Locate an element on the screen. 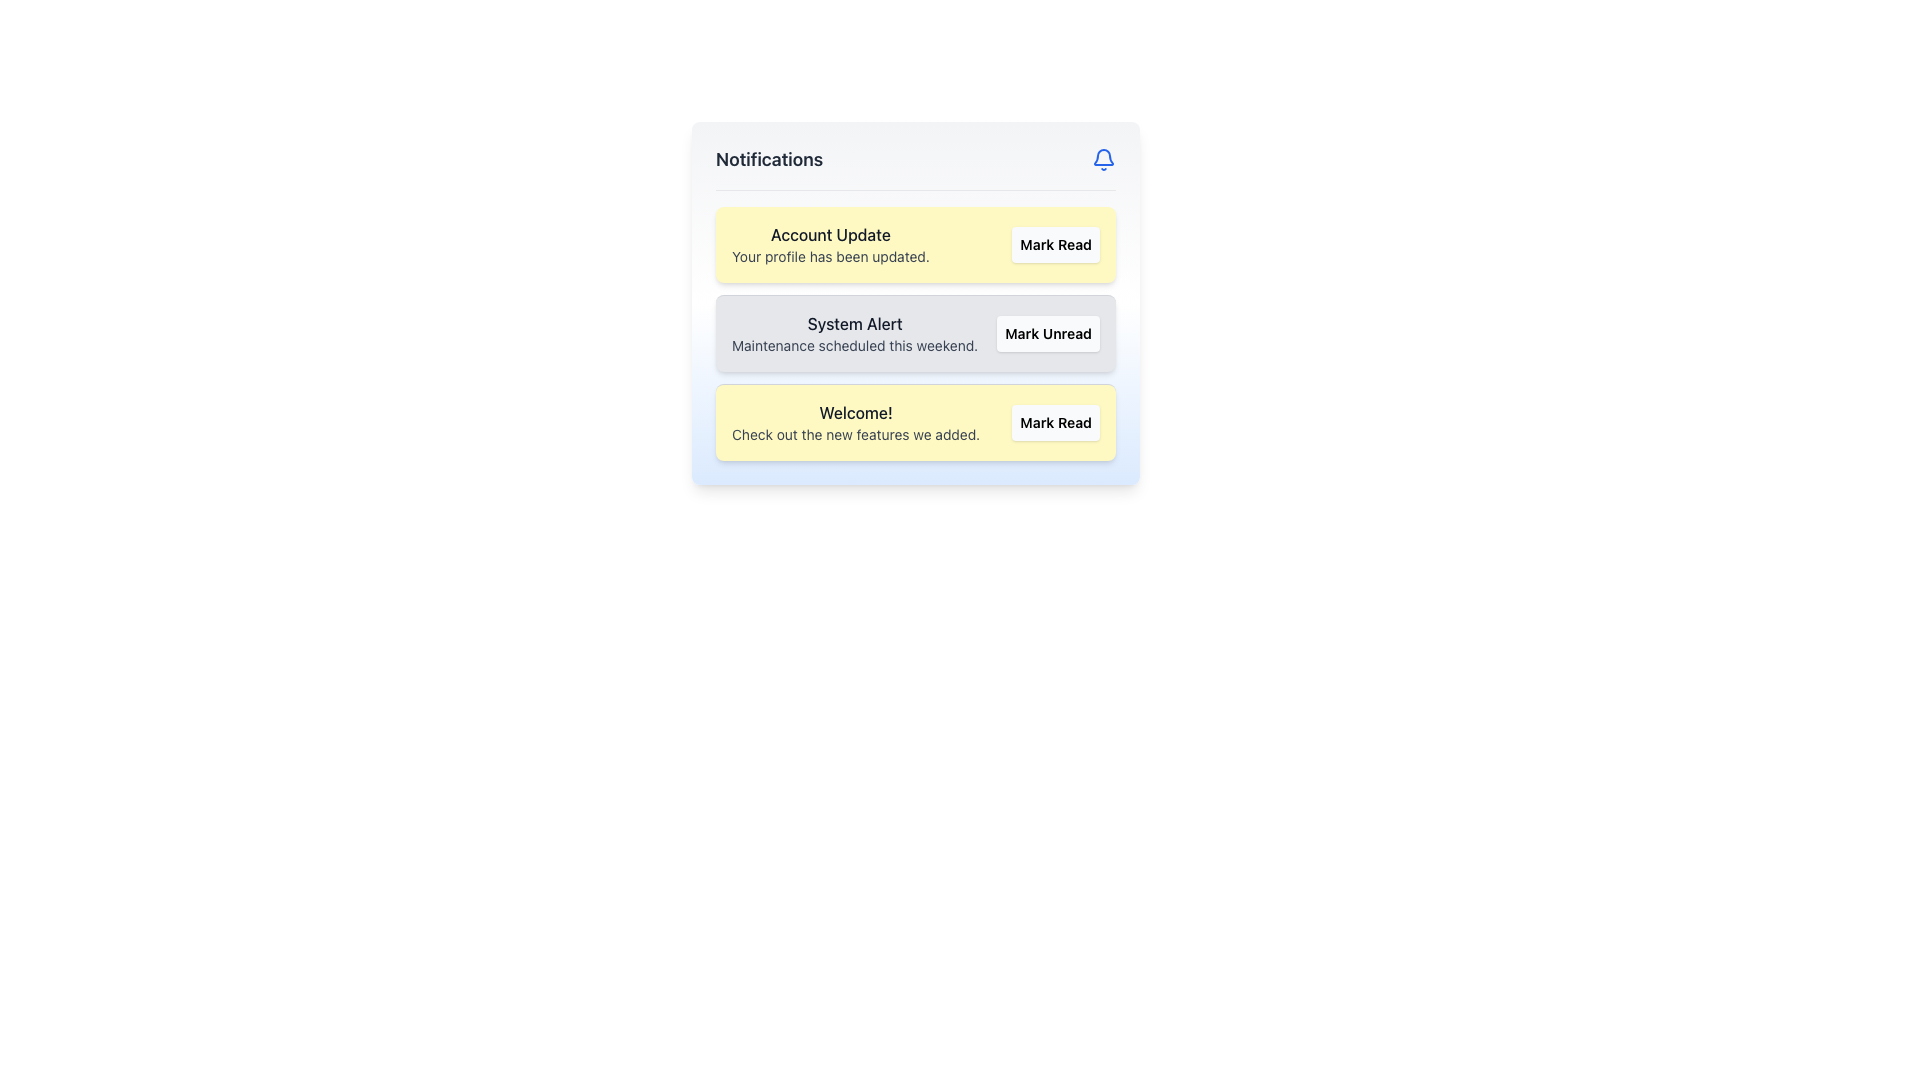 The width and height of the screenshot is (1920, 1080). the bell icon in the notifications panel, located to the right of the 'Notifications' text, which is styled with a blue outline is located at coordinates (1103, 156).